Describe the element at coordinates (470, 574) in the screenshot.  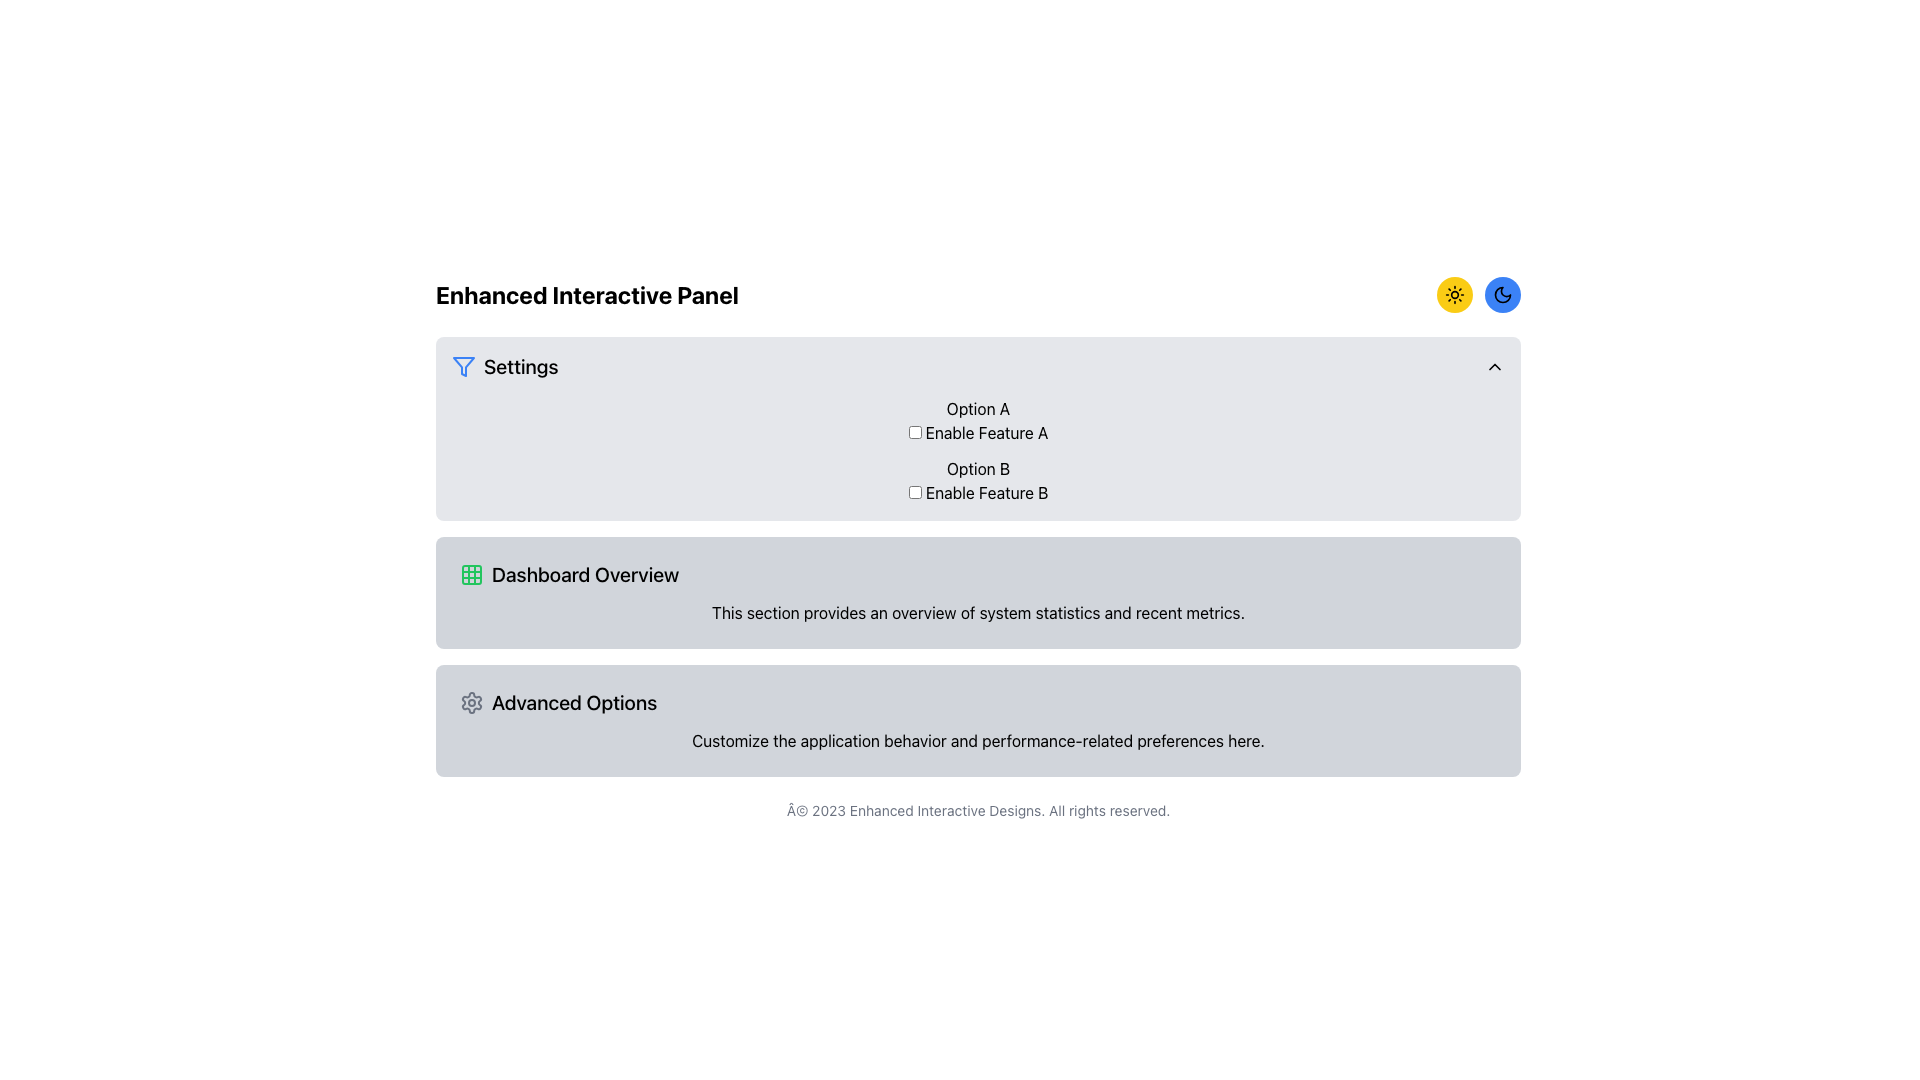
I see `the central square of the 3x3 grid icon located near the top-right corner of the interface` at that location.